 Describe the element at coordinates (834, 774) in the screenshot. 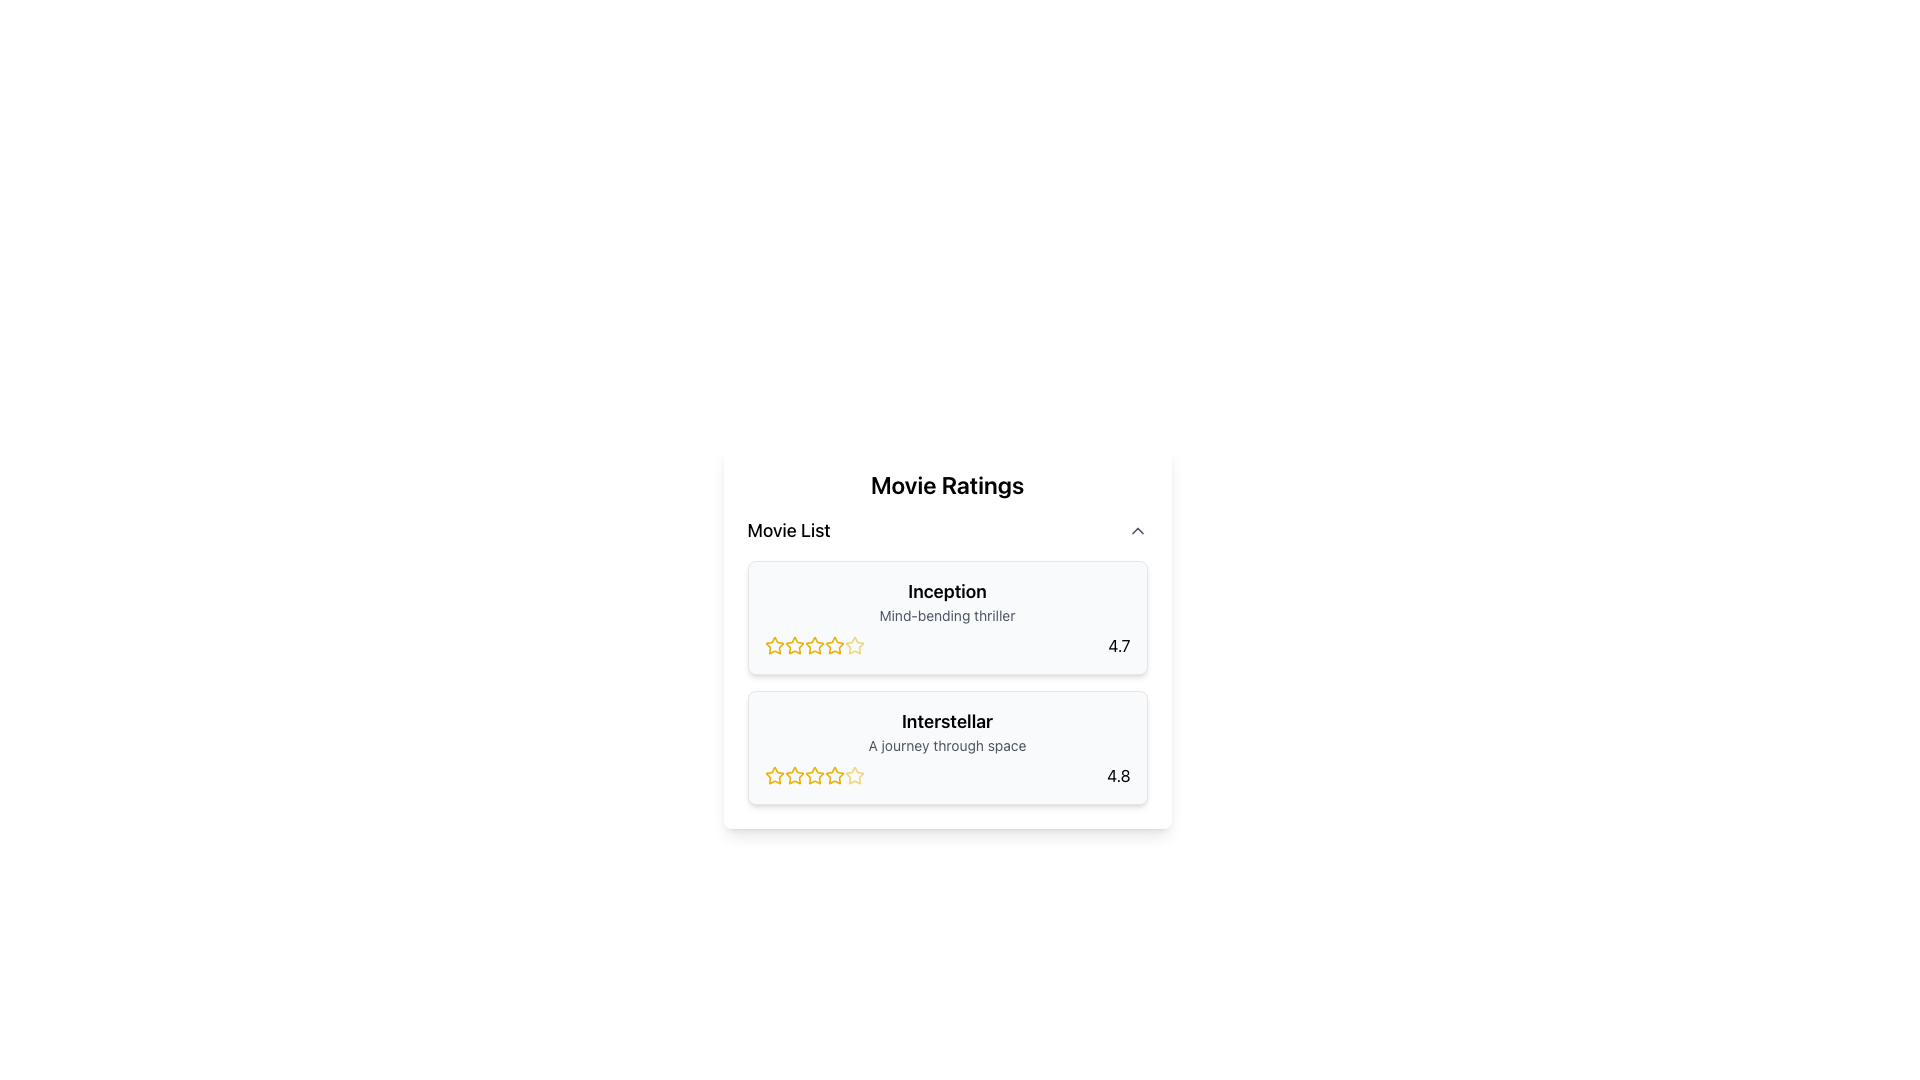

I see `the fifth star icon in the horizontal row of rating stars under the 'Interstellar' movie entry in the 'Movie Ratings' section to rate it` at that location.